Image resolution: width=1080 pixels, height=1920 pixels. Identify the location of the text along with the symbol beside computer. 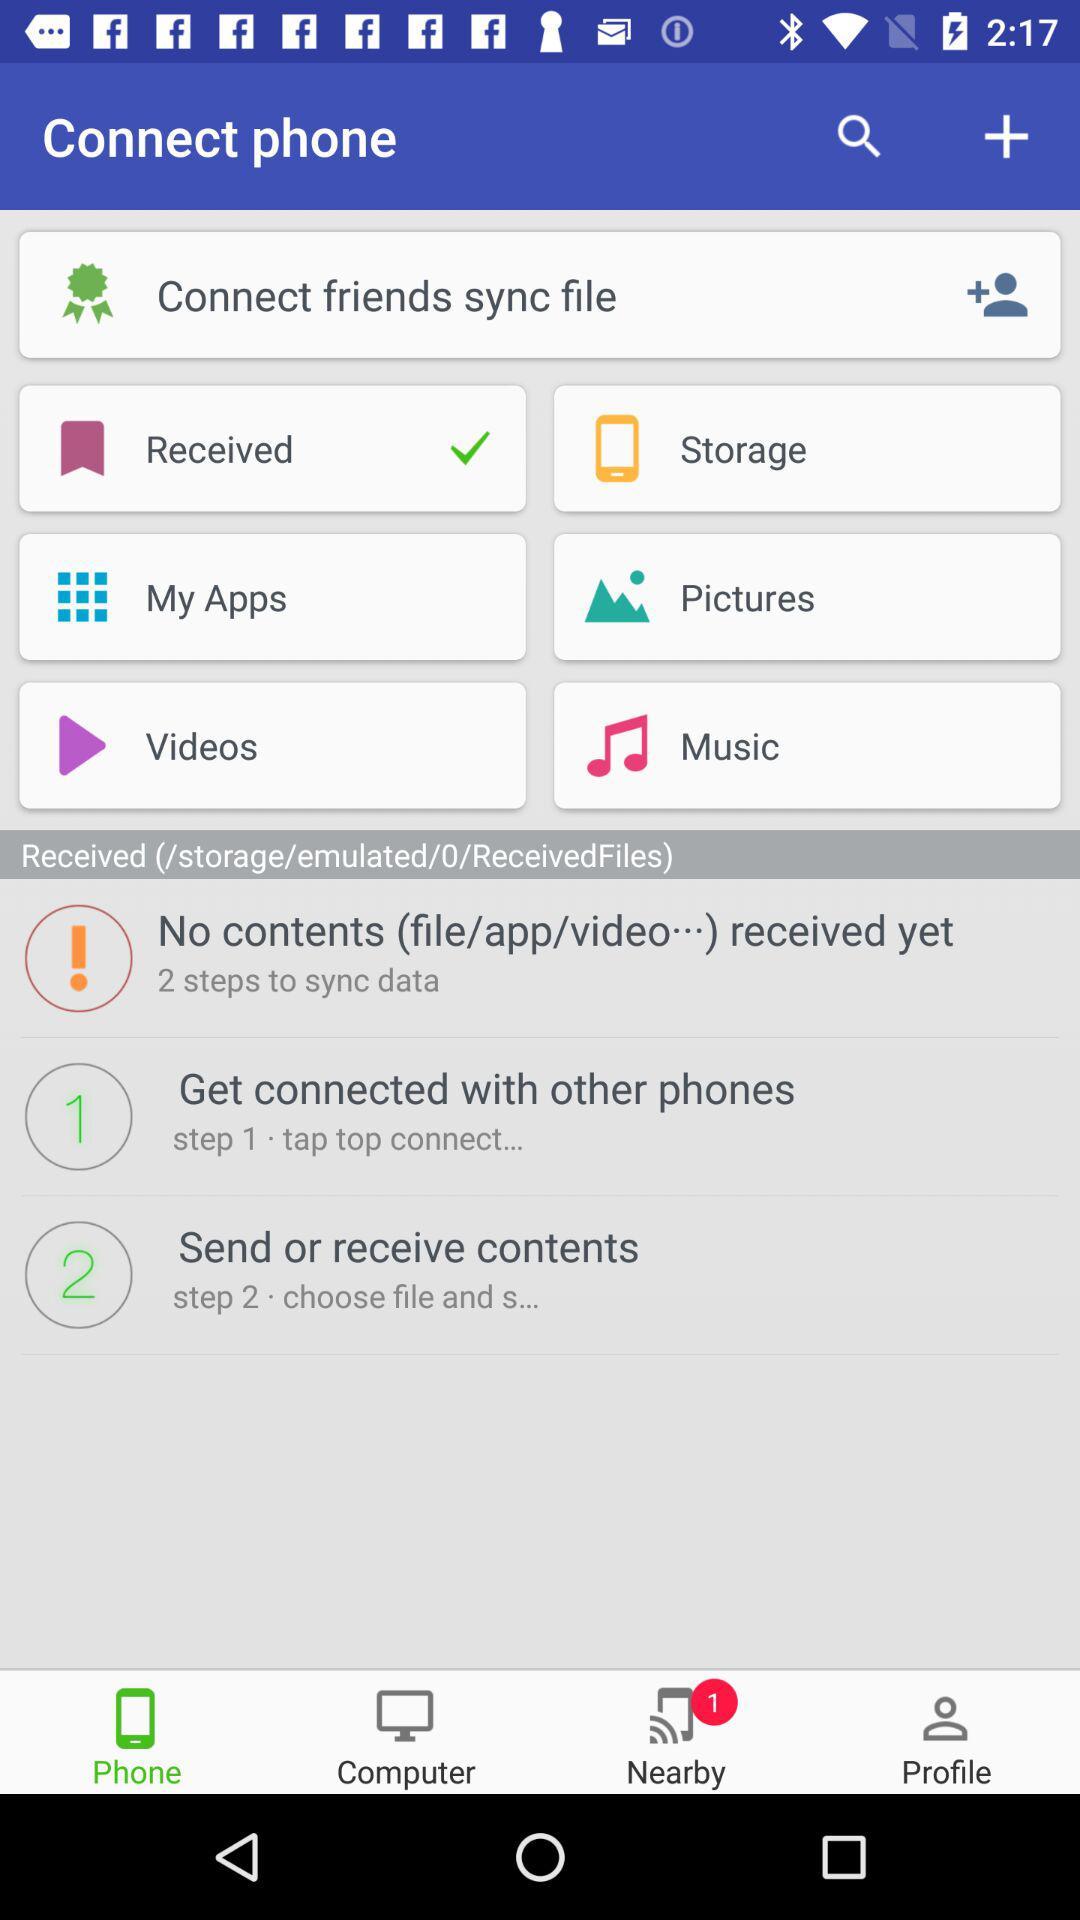
(675, 1730).